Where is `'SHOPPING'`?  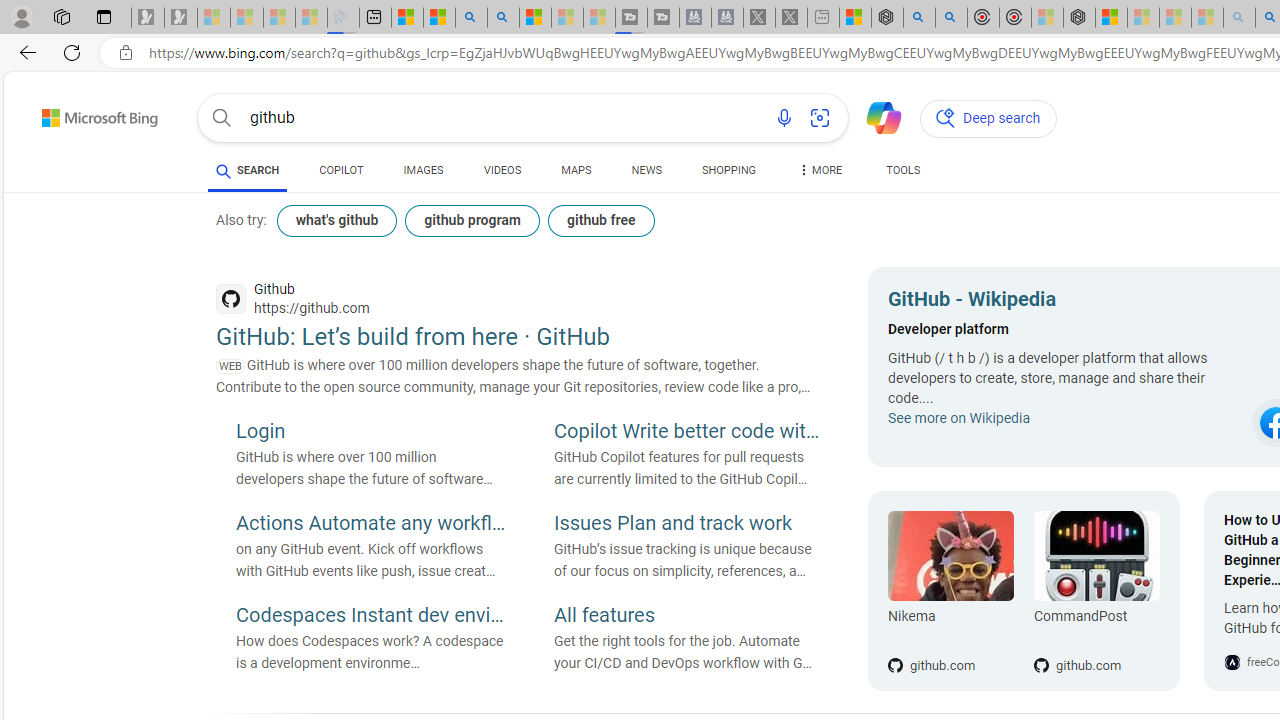 'SHOPPING' is located at coordinates (727, 172).